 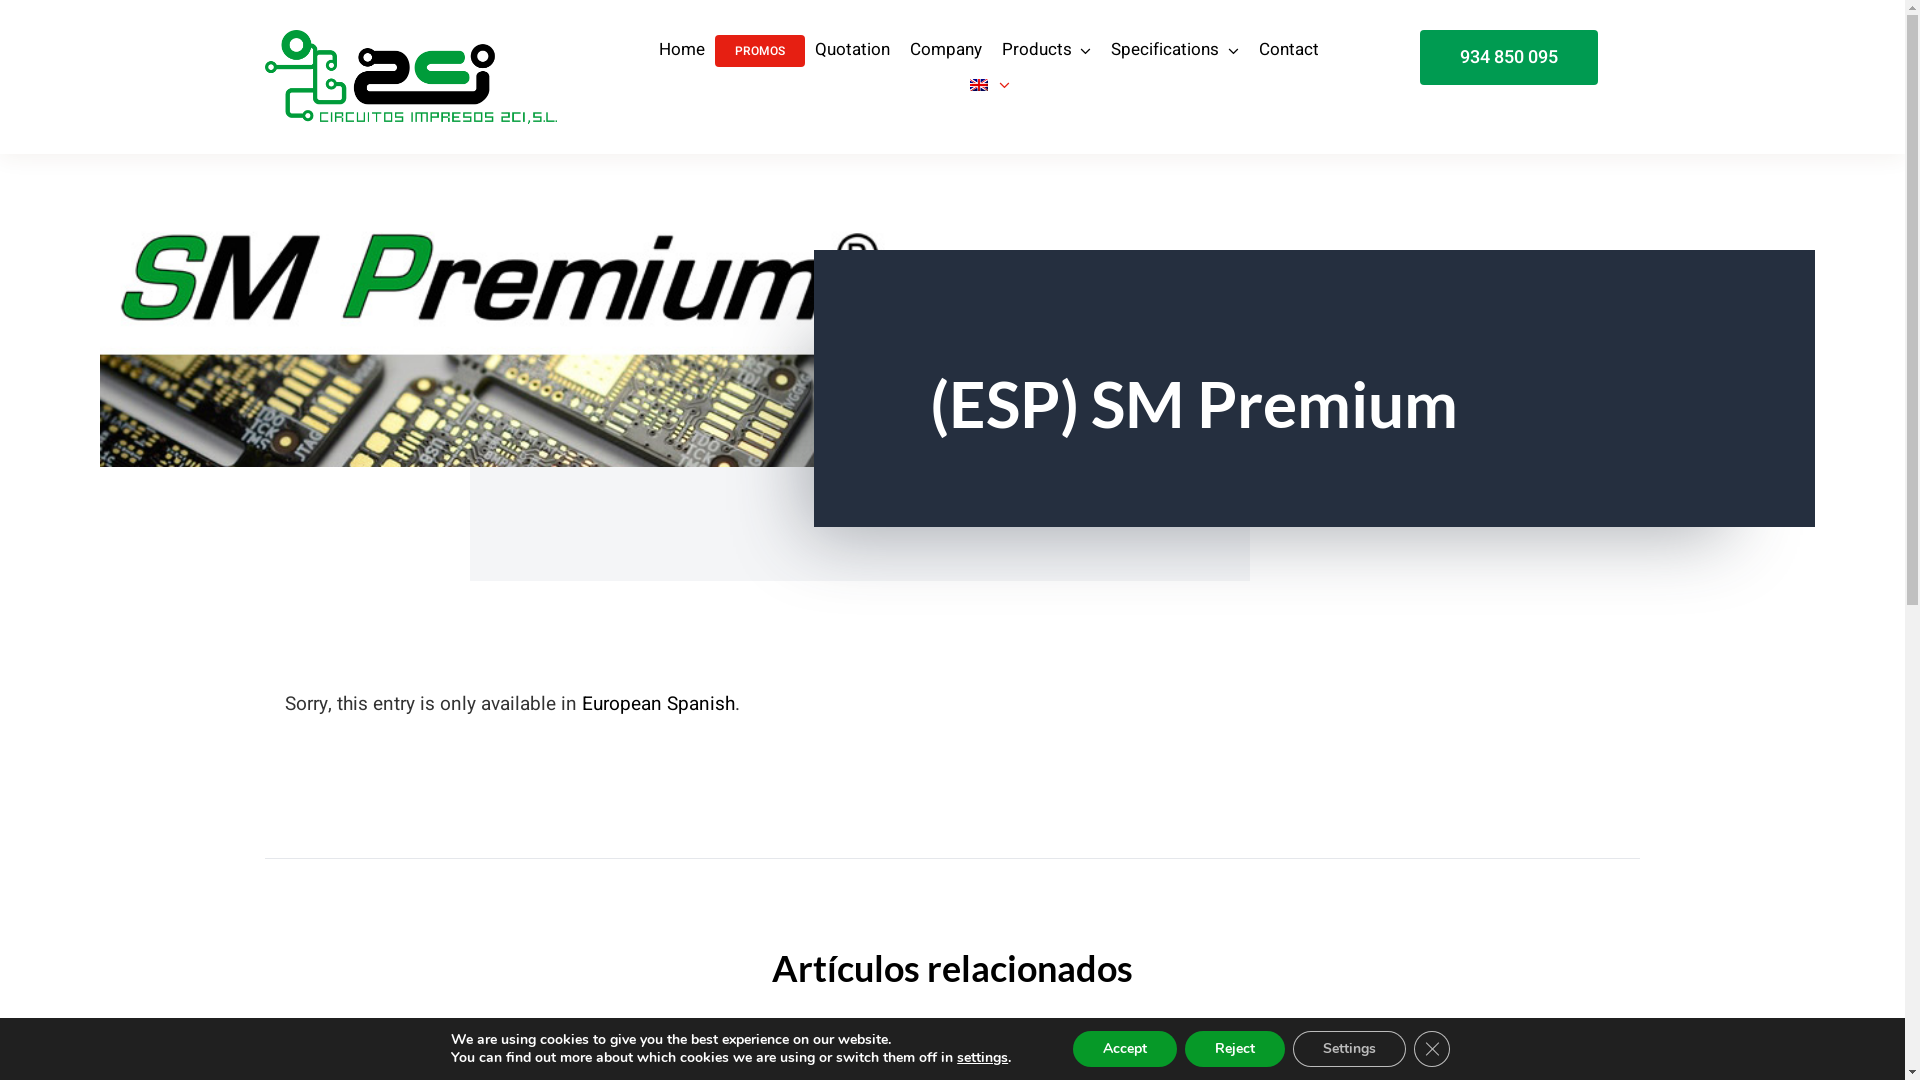 What do you see at coordinates (1508, 56) in the screenshot?
I see `'934 850 095'` at bounding box center [1508, 56].